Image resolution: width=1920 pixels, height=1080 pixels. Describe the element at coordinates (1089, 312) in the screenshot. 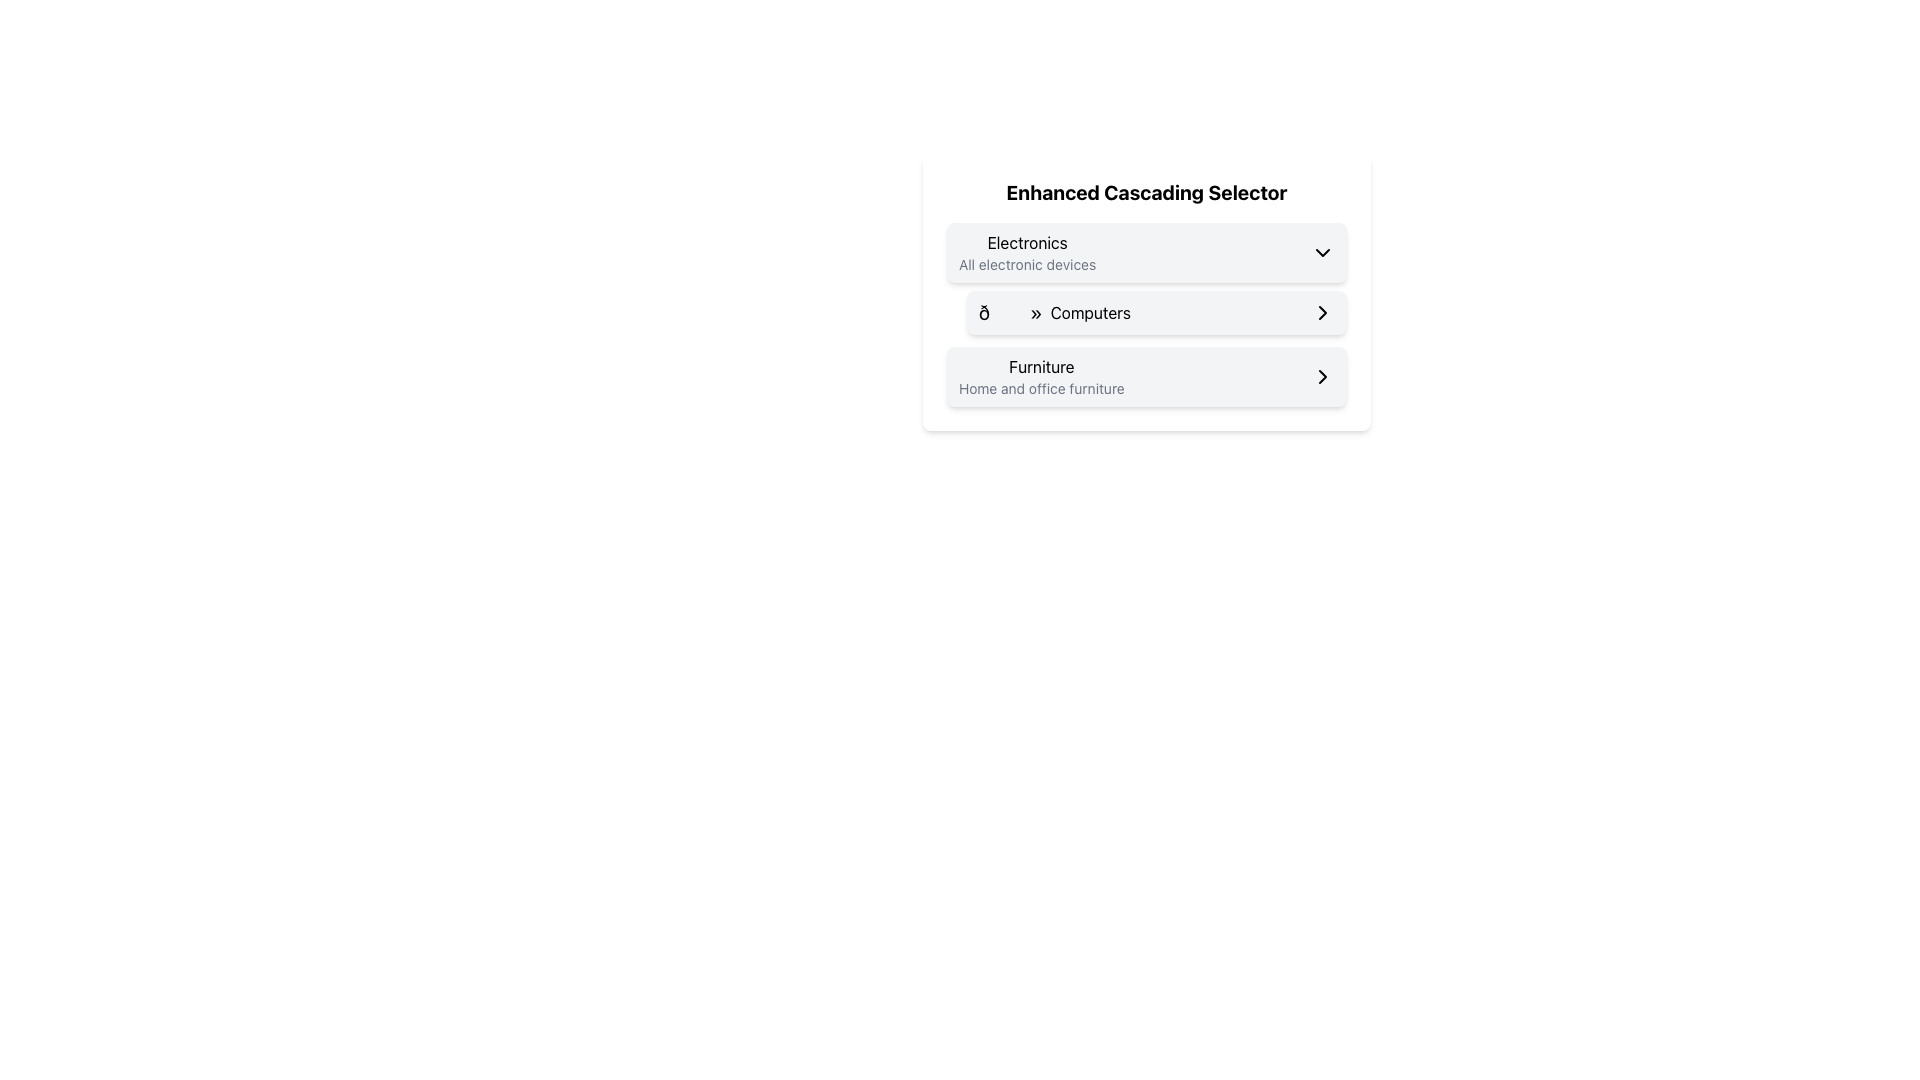

I see `the 'Computers' text label within the 'Enhanced Cascading Selector'` at that location.